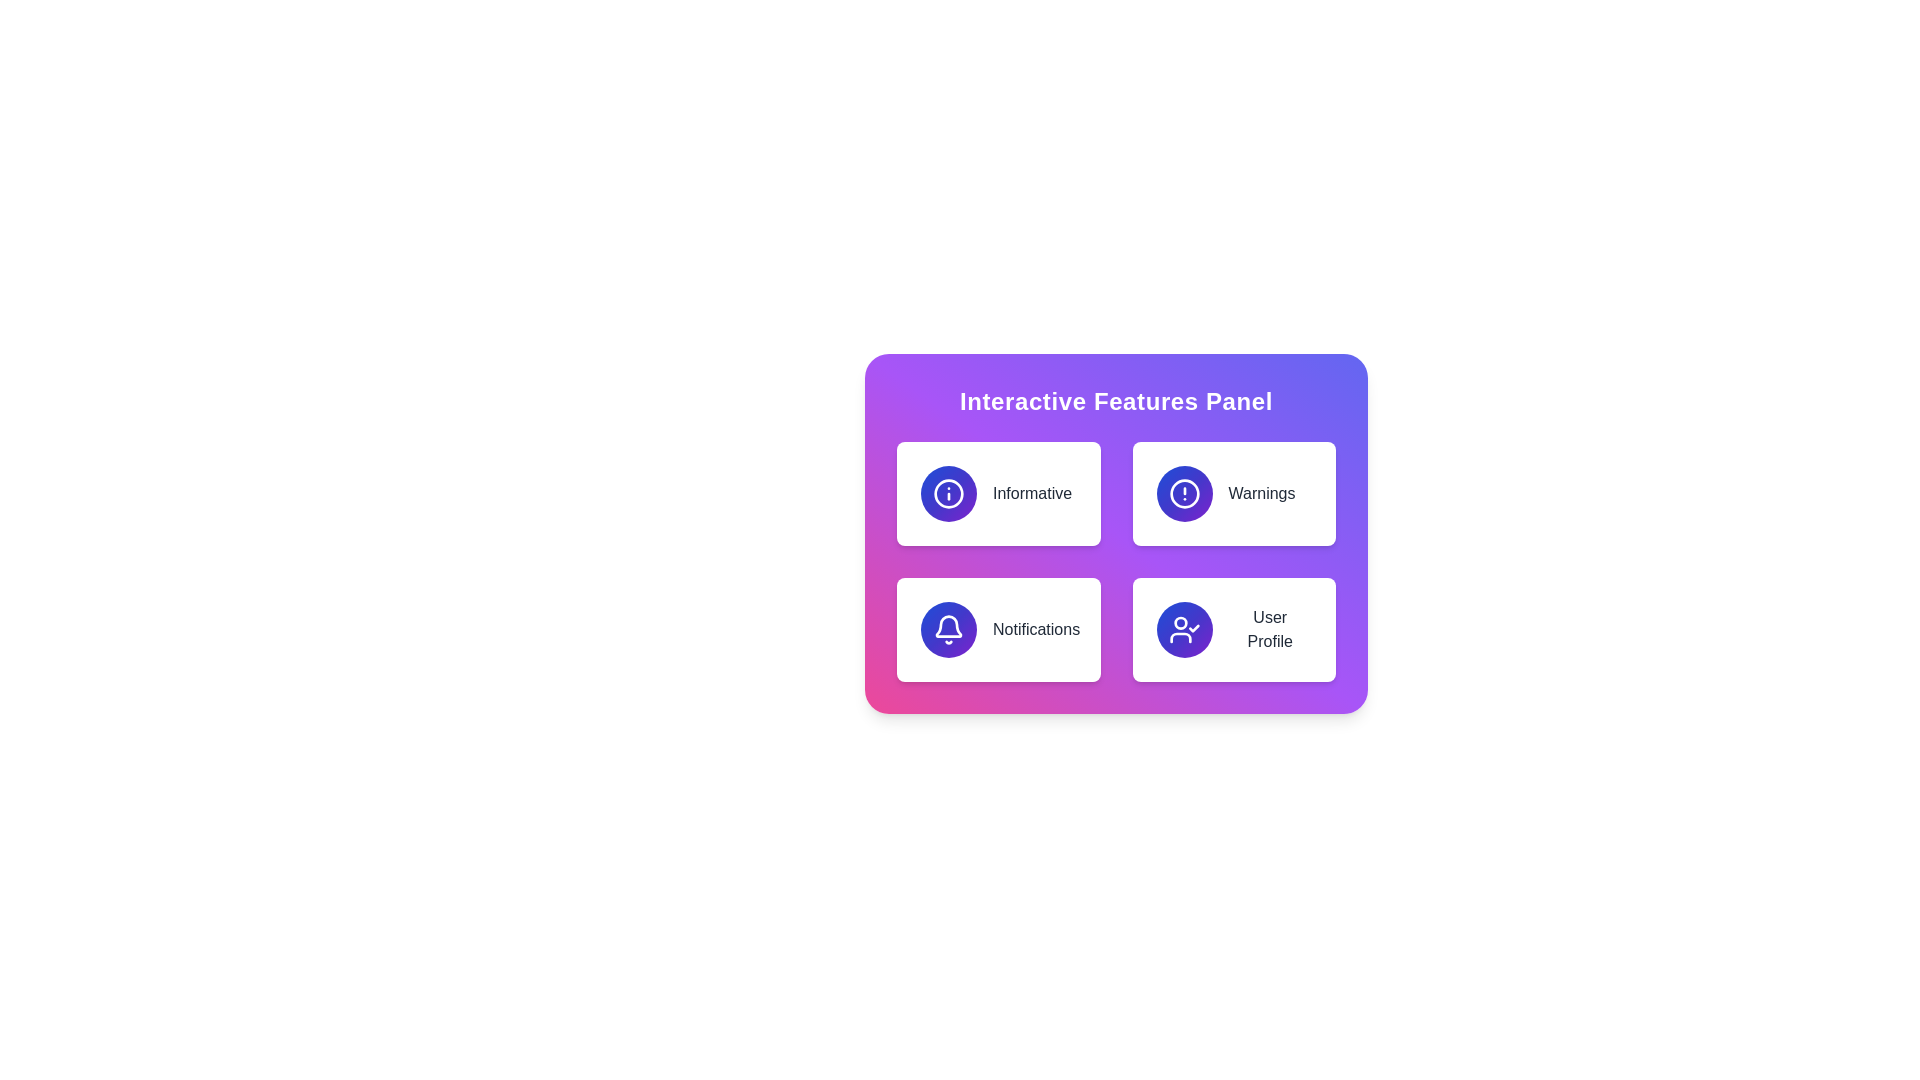 Image resolution: width=1920 pixels, height=1080 pixels. Describe the element at coordinates (1180, 622) in the screenshot. I see `the SVG Circle representing the user's head in the user profile icon located in the upper-left quadrant of the SVG graphic` at that location.